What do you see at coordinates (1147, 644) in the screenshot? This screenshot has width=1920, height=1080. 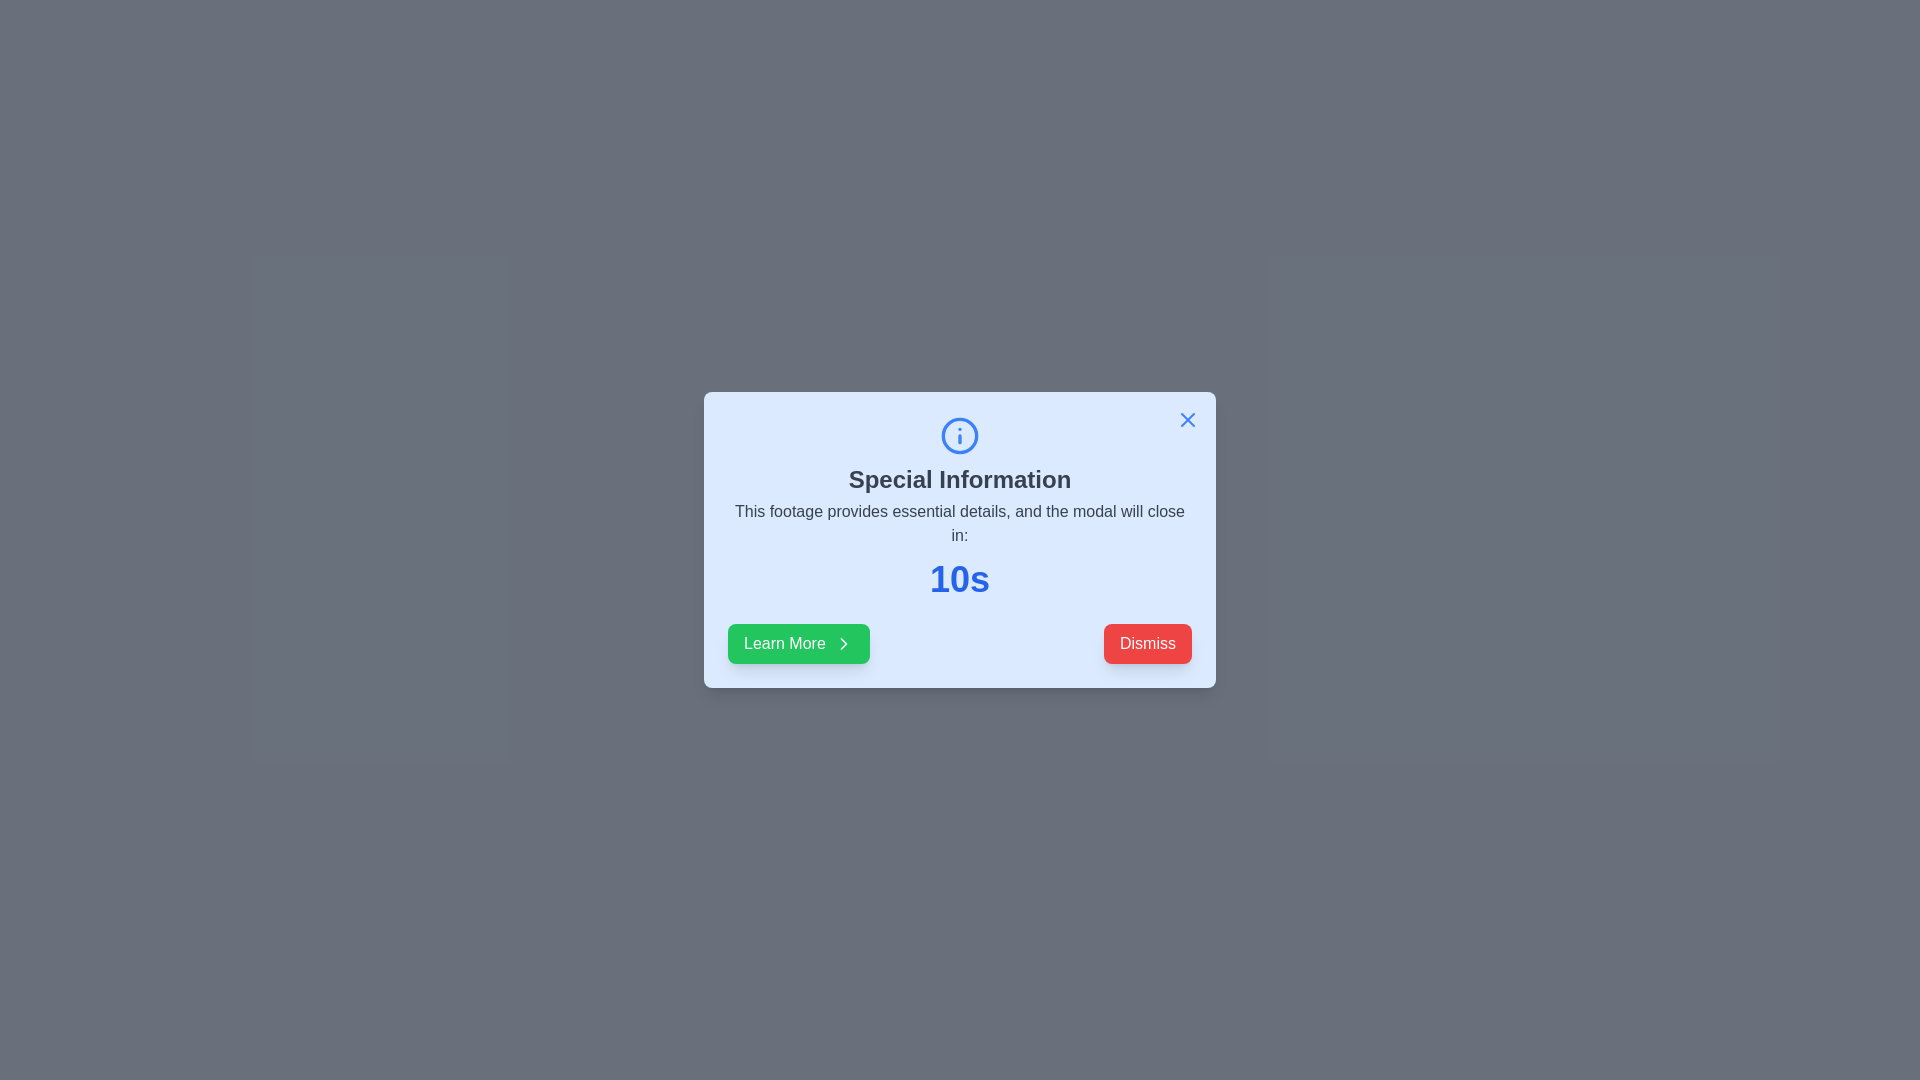 I see `the rectangular button with a red background and white text labeled 'Dismiss' to change its background color to a darker red` at bounding box center [1147, 644].